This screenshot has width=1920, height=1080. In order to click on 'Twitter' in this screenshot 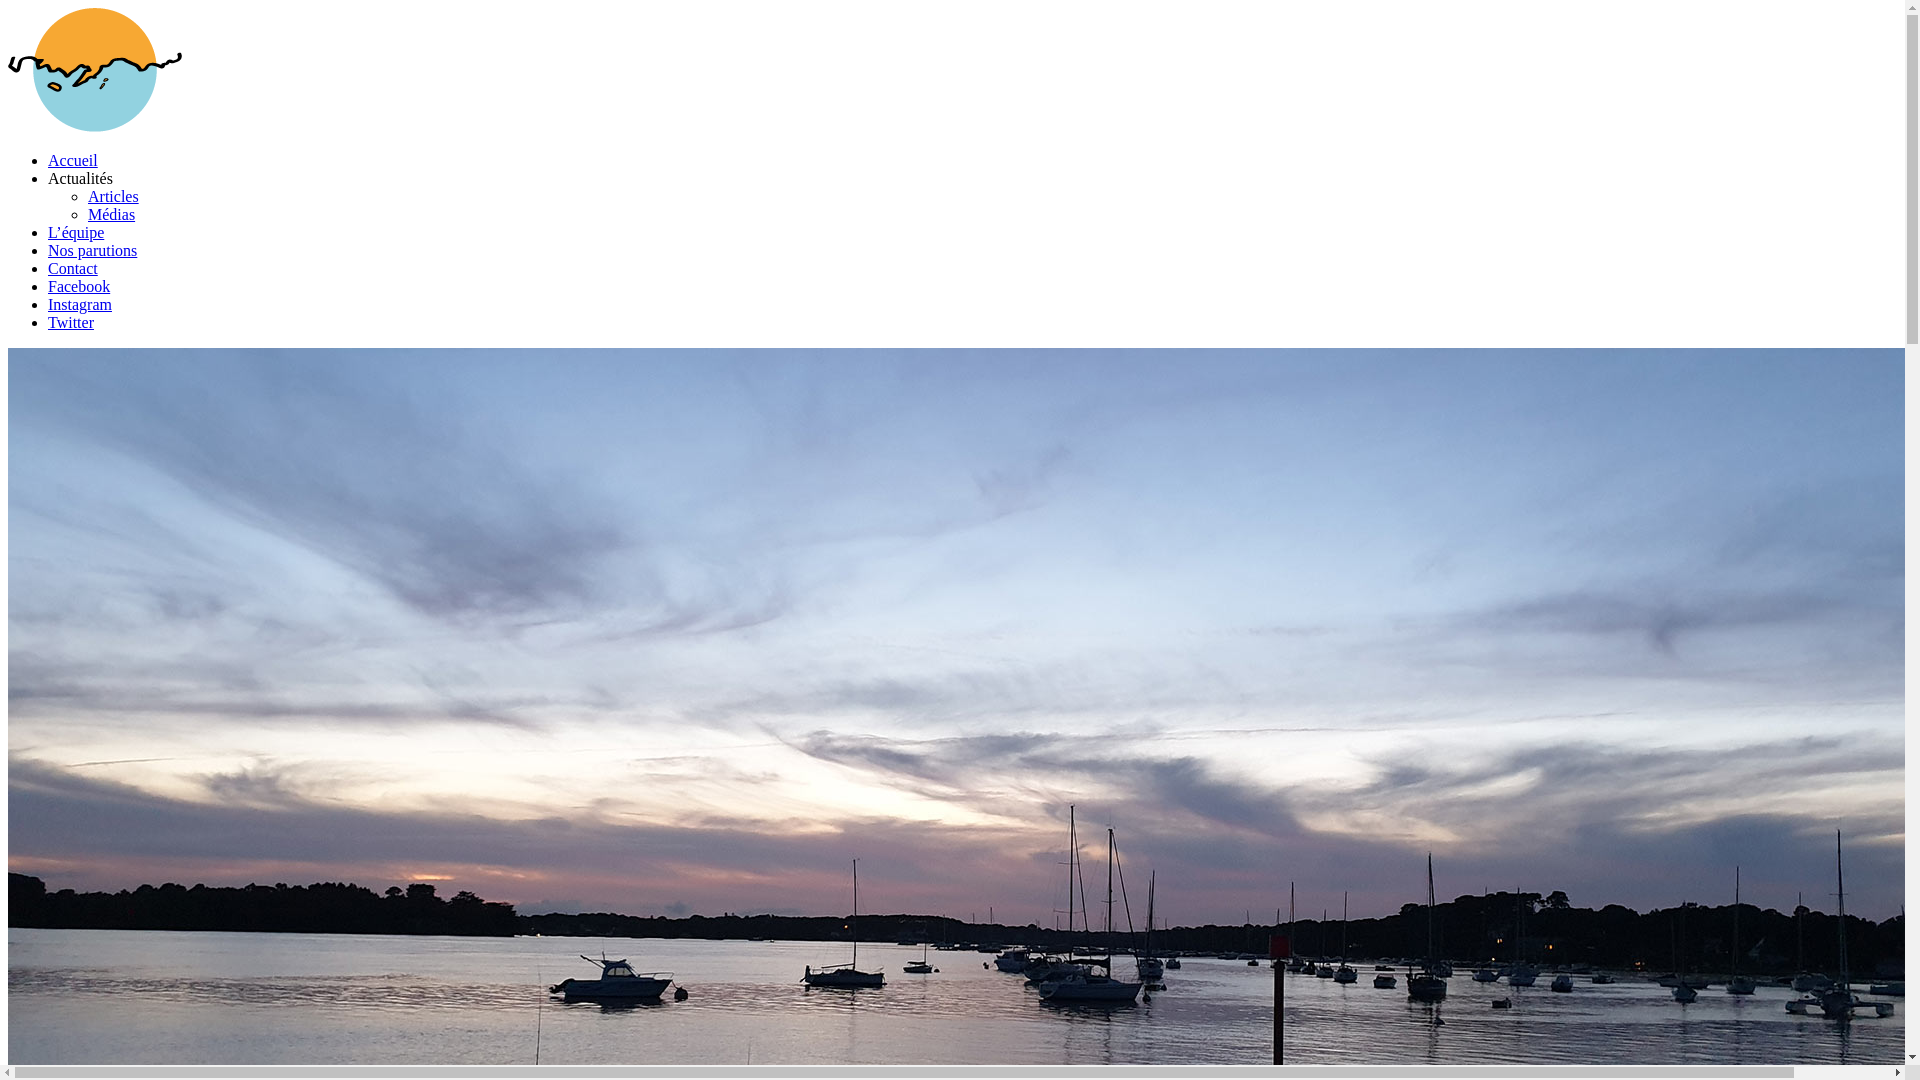, I will do `click(71, 321)`.